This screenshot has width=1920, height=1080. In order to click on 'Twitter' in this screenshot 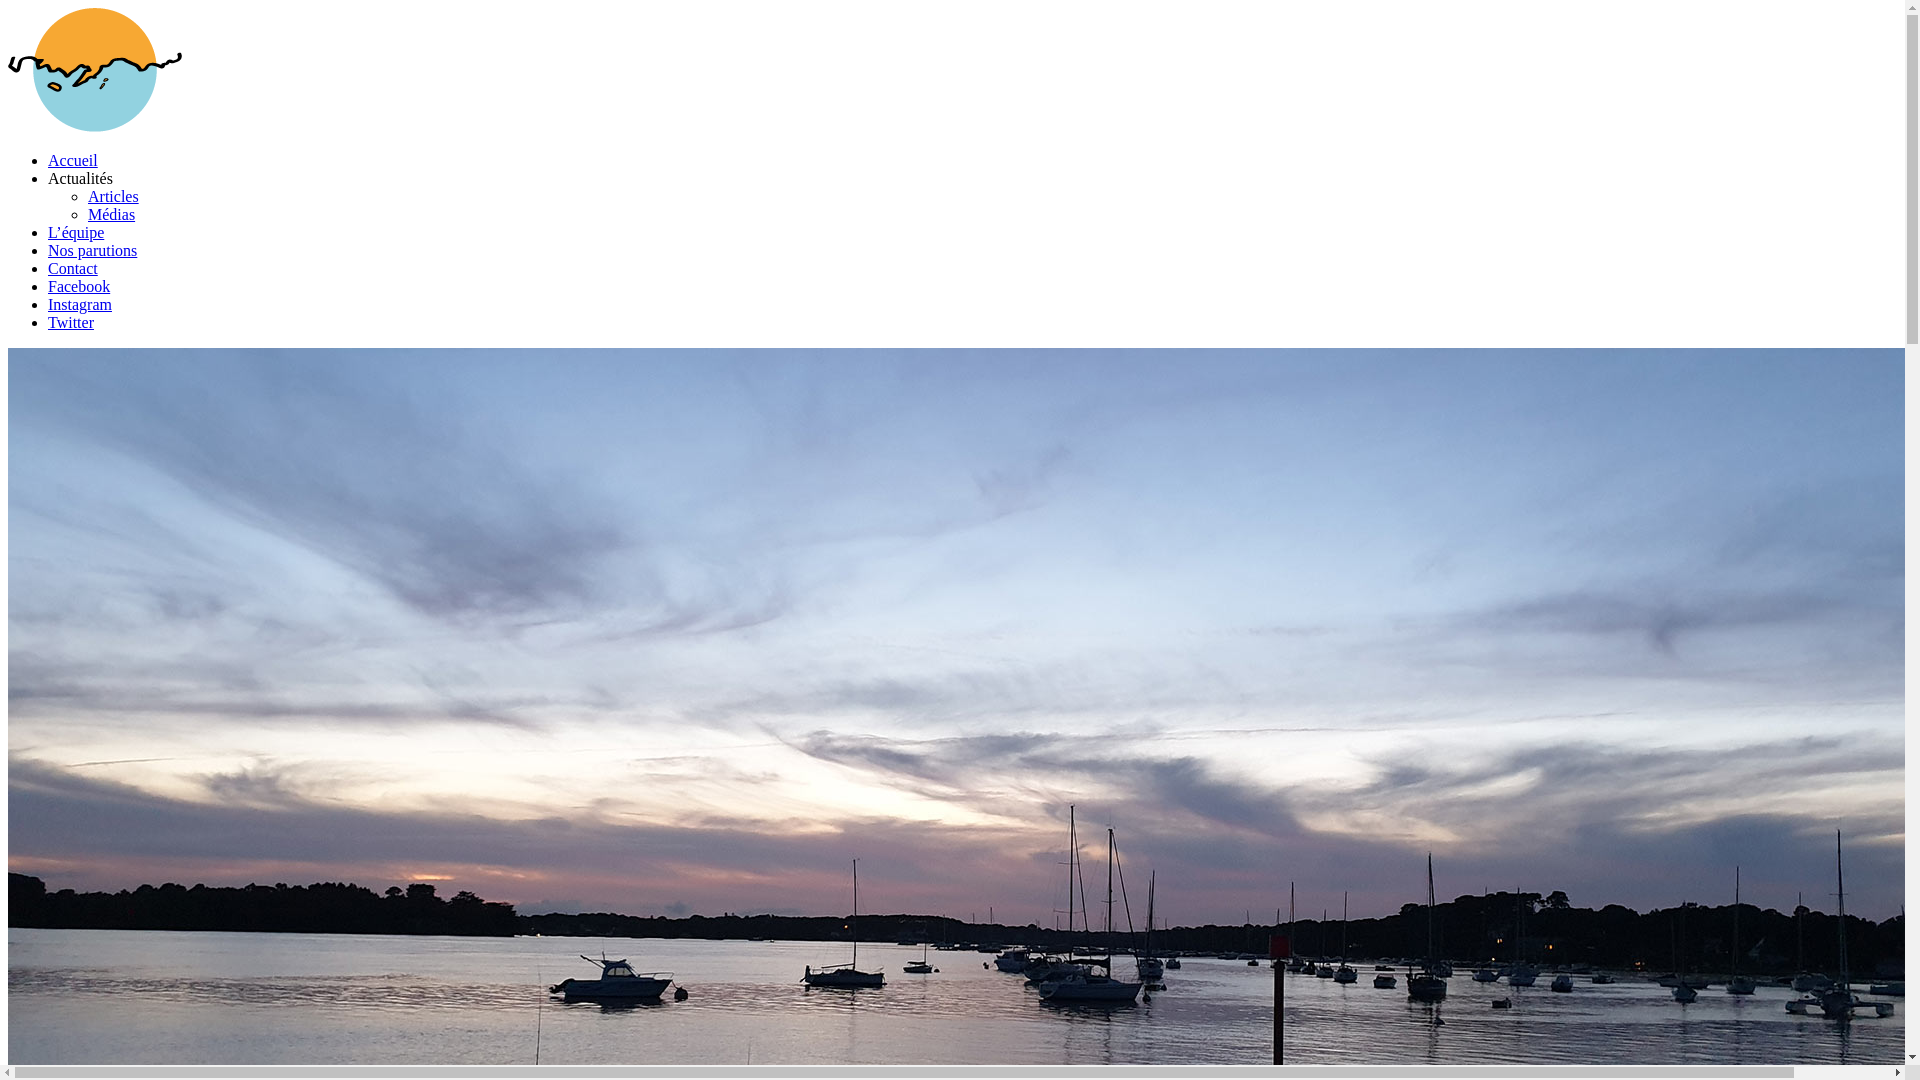, I will do `click(71, 321)`.